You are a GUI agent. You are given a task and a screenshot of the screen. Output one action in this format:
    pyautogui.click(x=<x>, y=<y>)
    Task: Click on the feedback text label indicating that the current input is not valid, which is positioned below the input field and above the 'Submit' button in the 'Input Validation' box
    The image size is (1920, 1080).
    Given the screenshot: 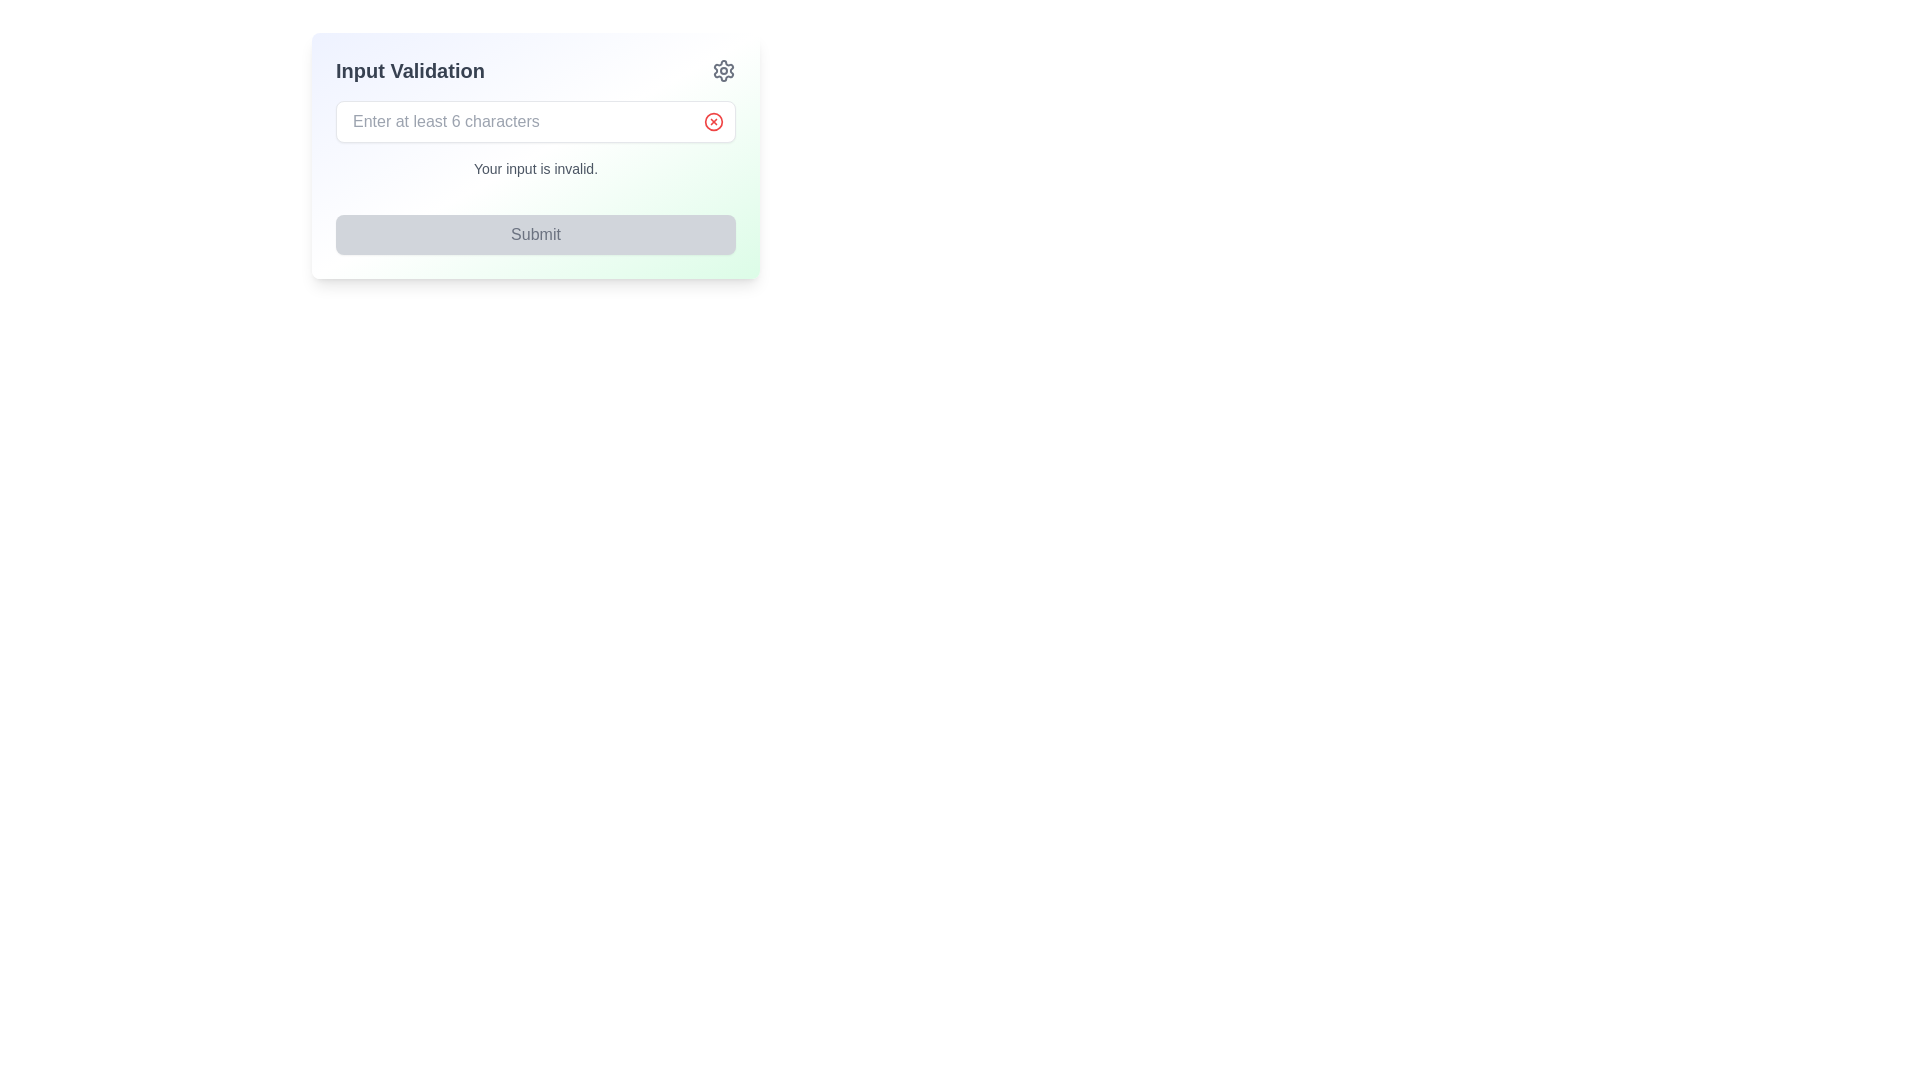 What is the action you would take?
    pyautogui.click(x=536, y=168)
    